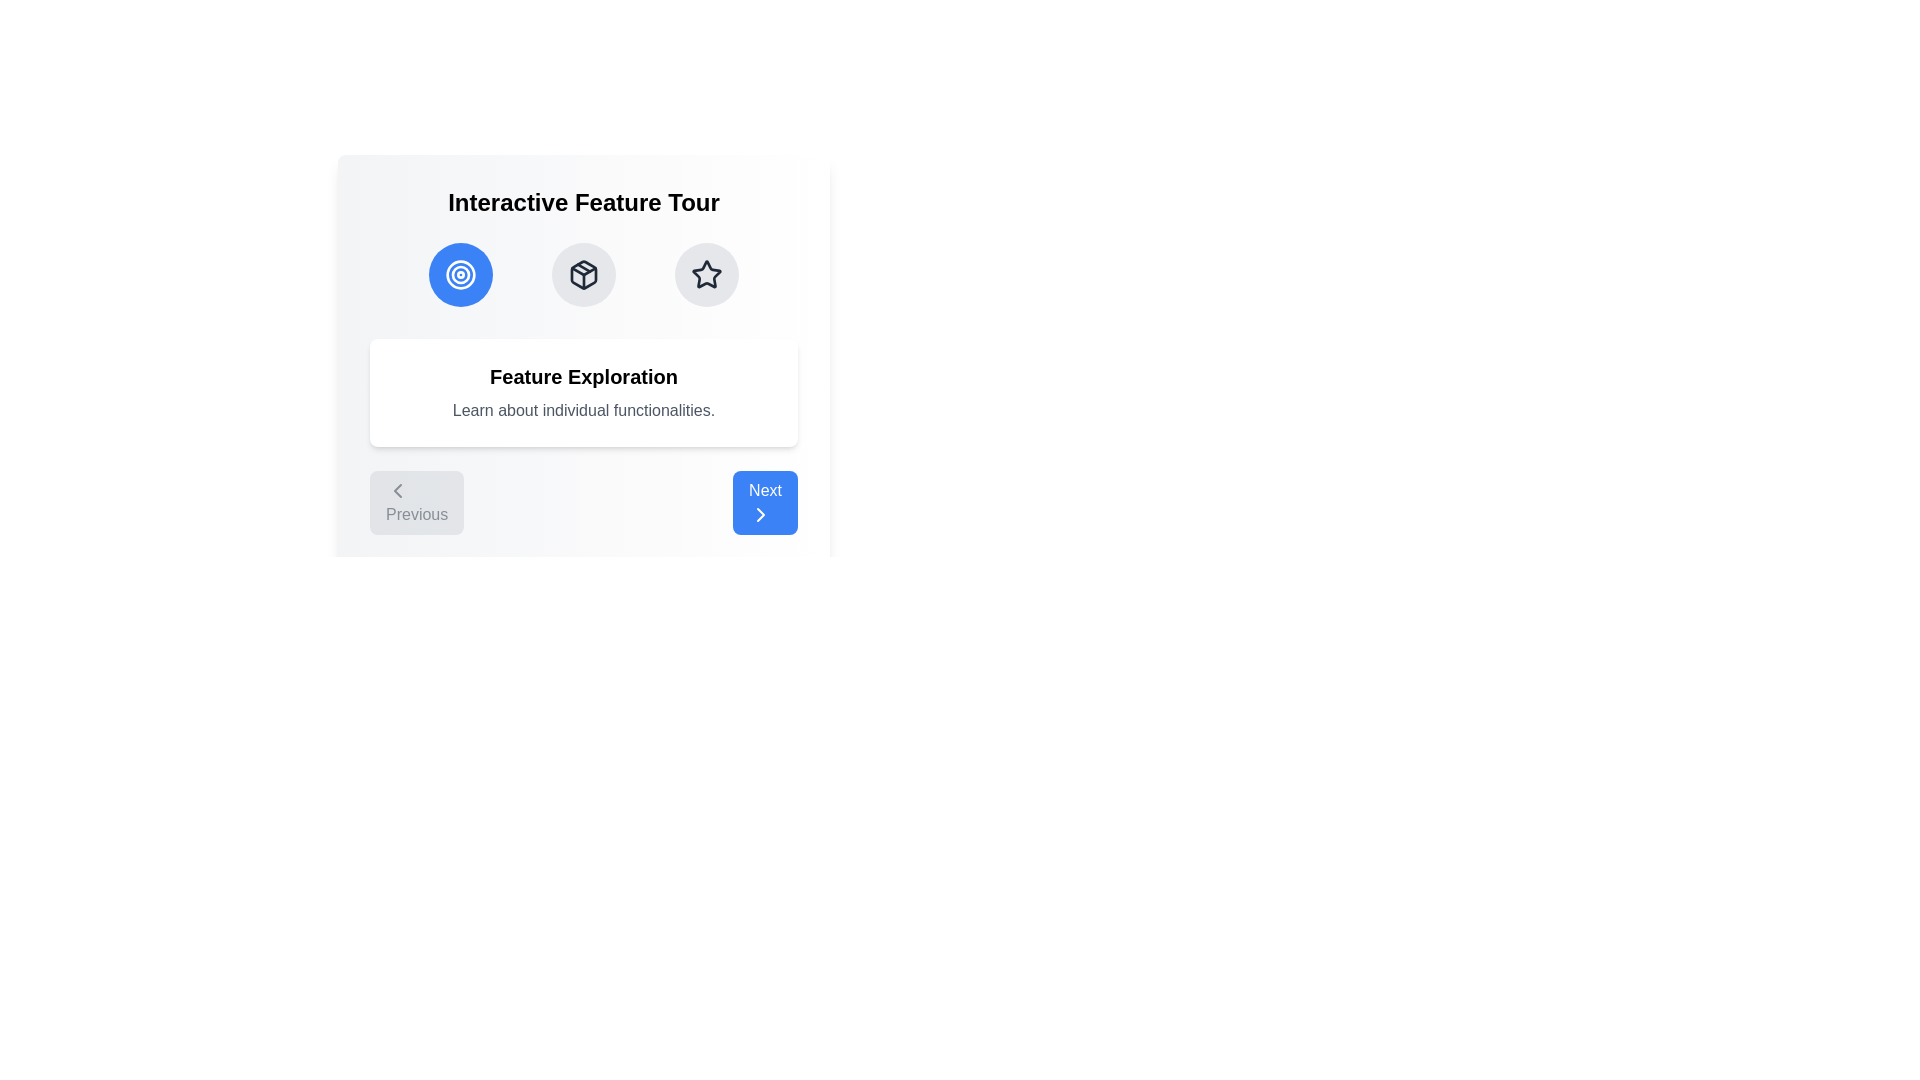  What do you see at coordinates (459, 274) in the screenshot?
I see `the second circle within the bullseye icon, which enhances the visual structure of the target icon, located in the top-left region of the card near the text 'Interactive Feature Tour'` at bounding box center [459, 274].